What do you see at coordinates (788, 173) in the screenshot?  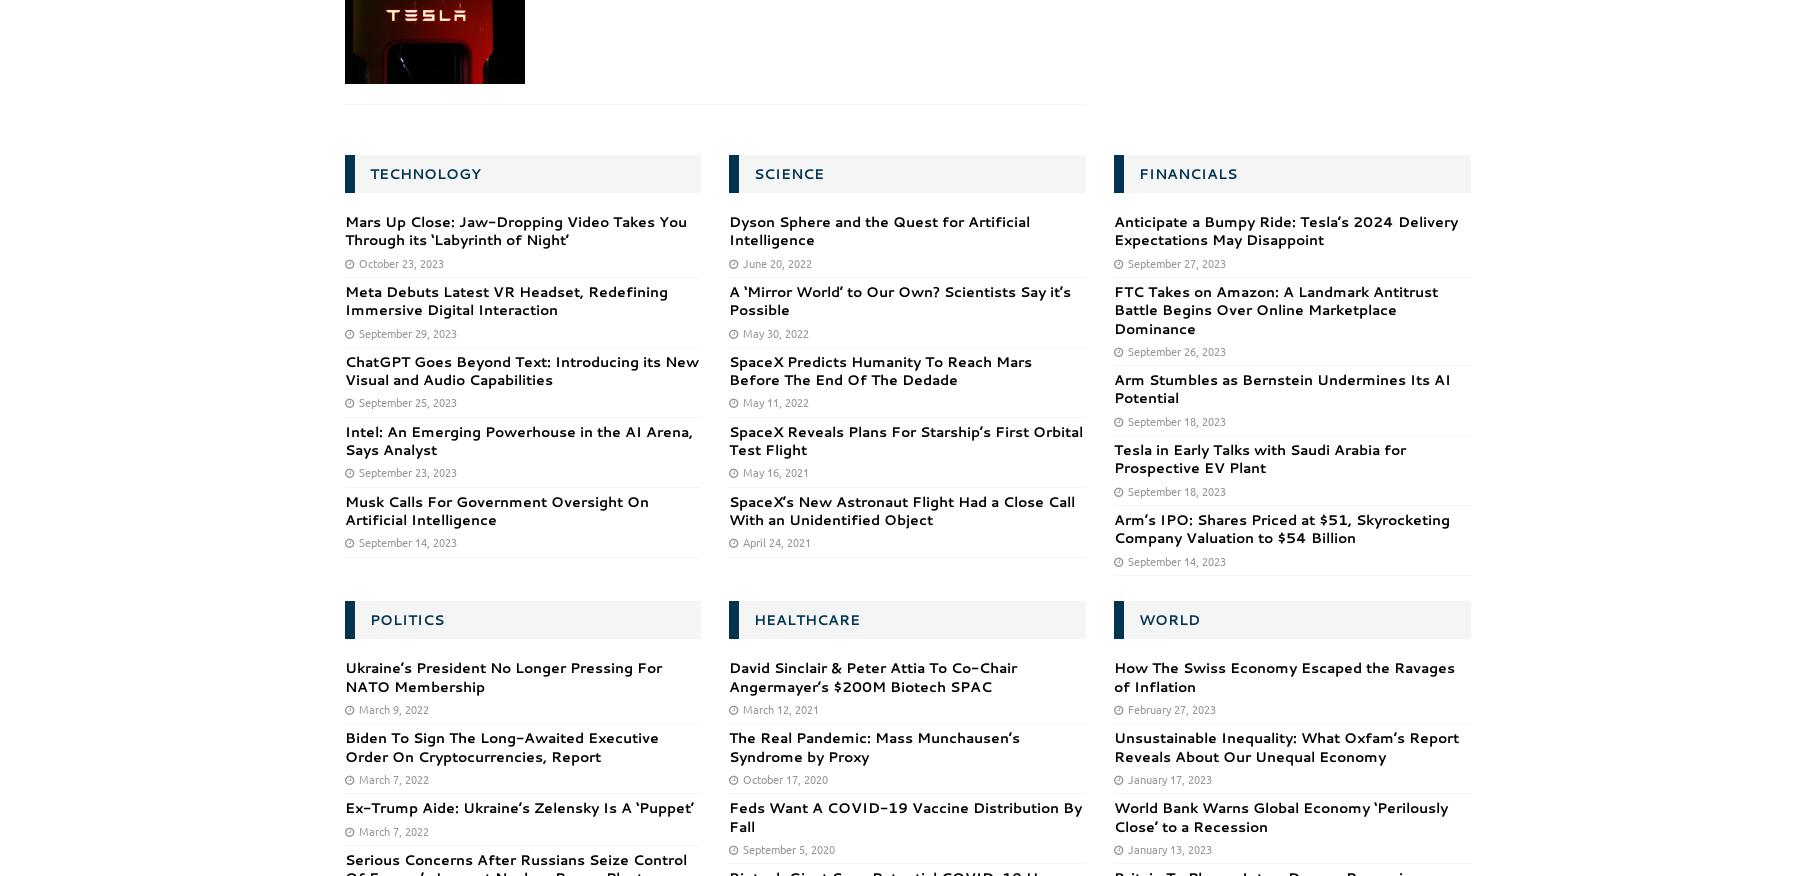 I see `'Science'` at bounding box center [788, 173].